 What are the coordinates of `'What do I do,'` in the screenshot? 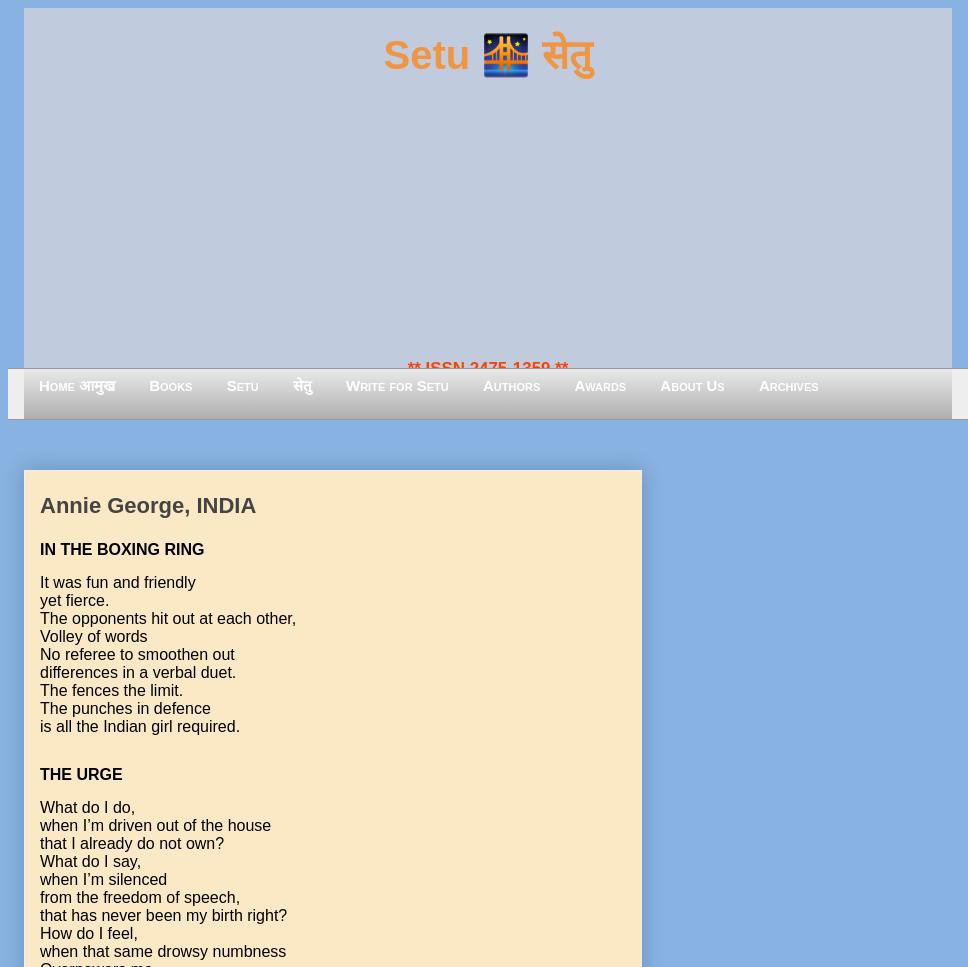 It's located at (87, 806).